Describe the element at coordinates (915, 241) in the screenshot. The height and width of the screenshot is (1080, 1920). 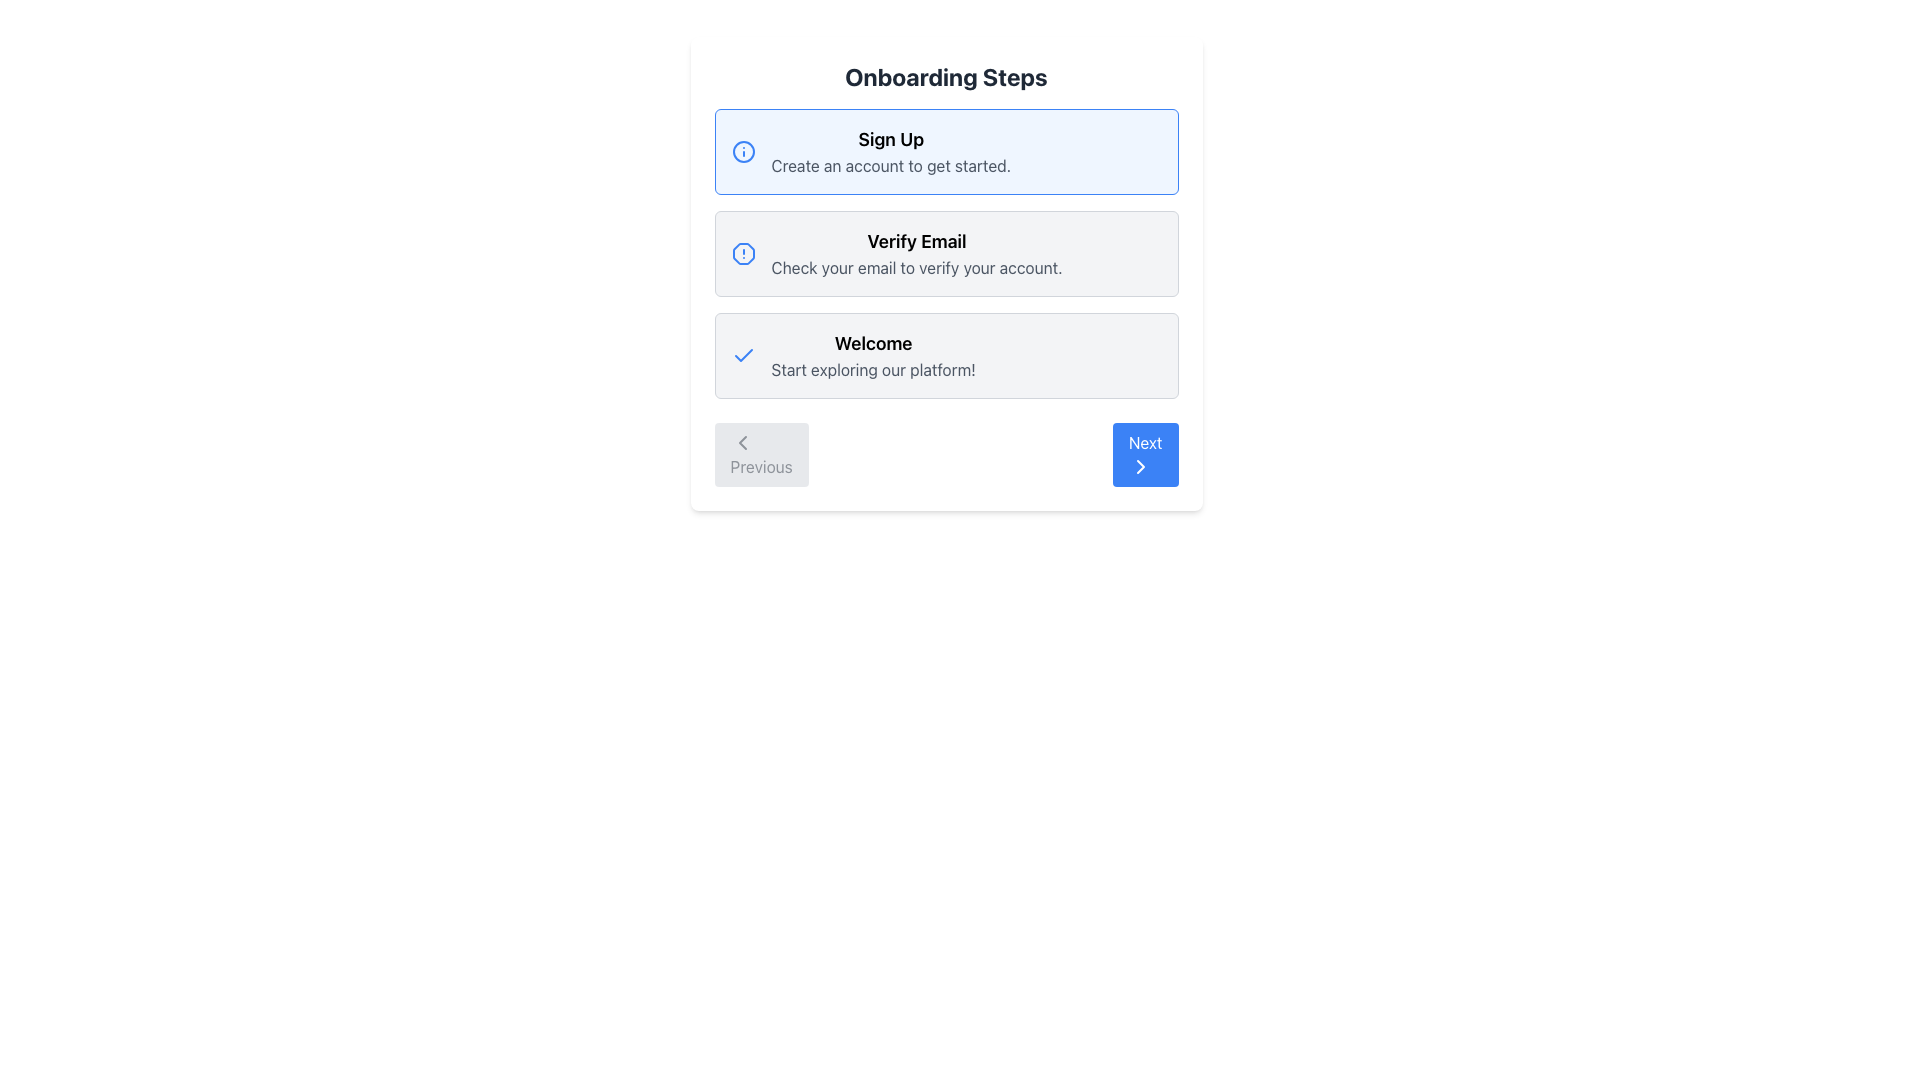
I see `the onboarding steps text label, which indicates the current step in the onboarding process, located at the top-center of the middle card in a vertical stack of three cards` at that location.